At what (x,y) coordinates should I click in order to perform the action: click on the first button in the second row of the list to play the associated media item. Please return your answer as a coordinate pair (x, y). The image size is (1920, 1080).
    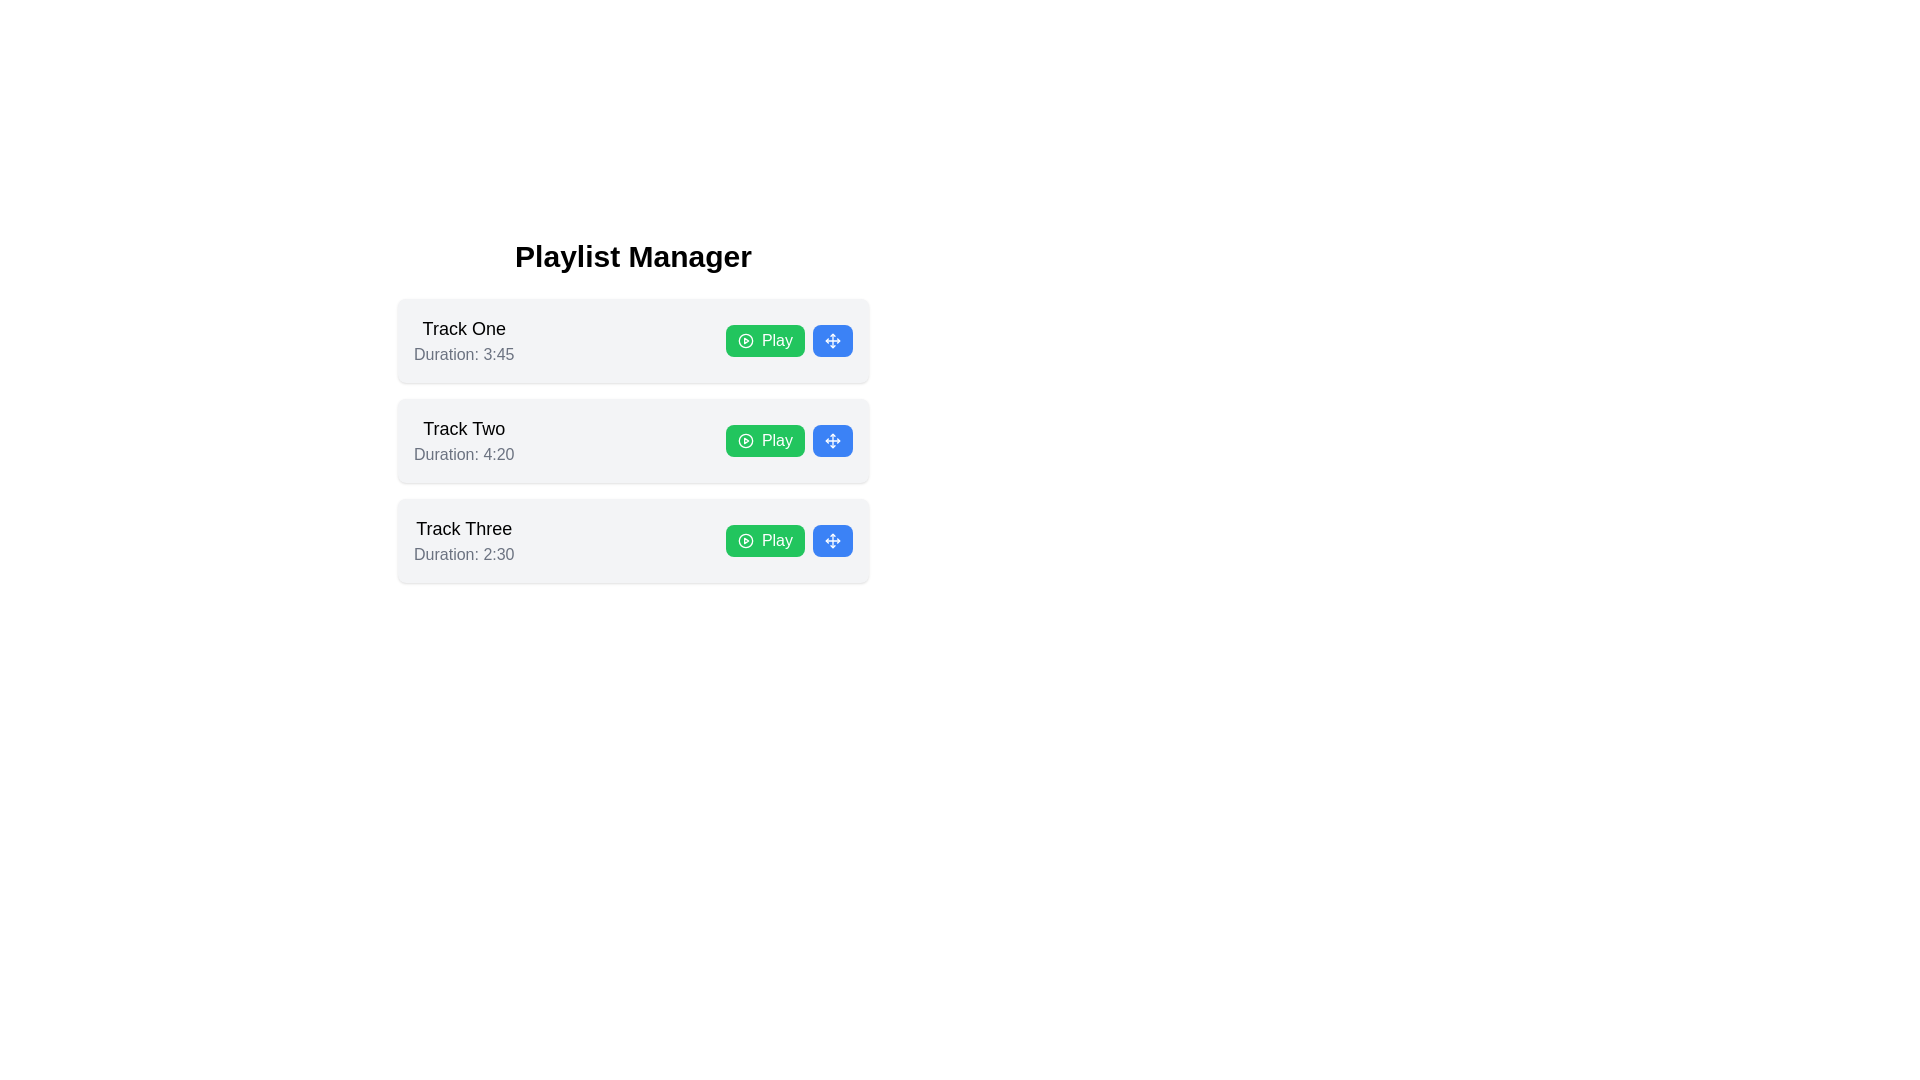
    Looking at the image, I should click on (764, 439).